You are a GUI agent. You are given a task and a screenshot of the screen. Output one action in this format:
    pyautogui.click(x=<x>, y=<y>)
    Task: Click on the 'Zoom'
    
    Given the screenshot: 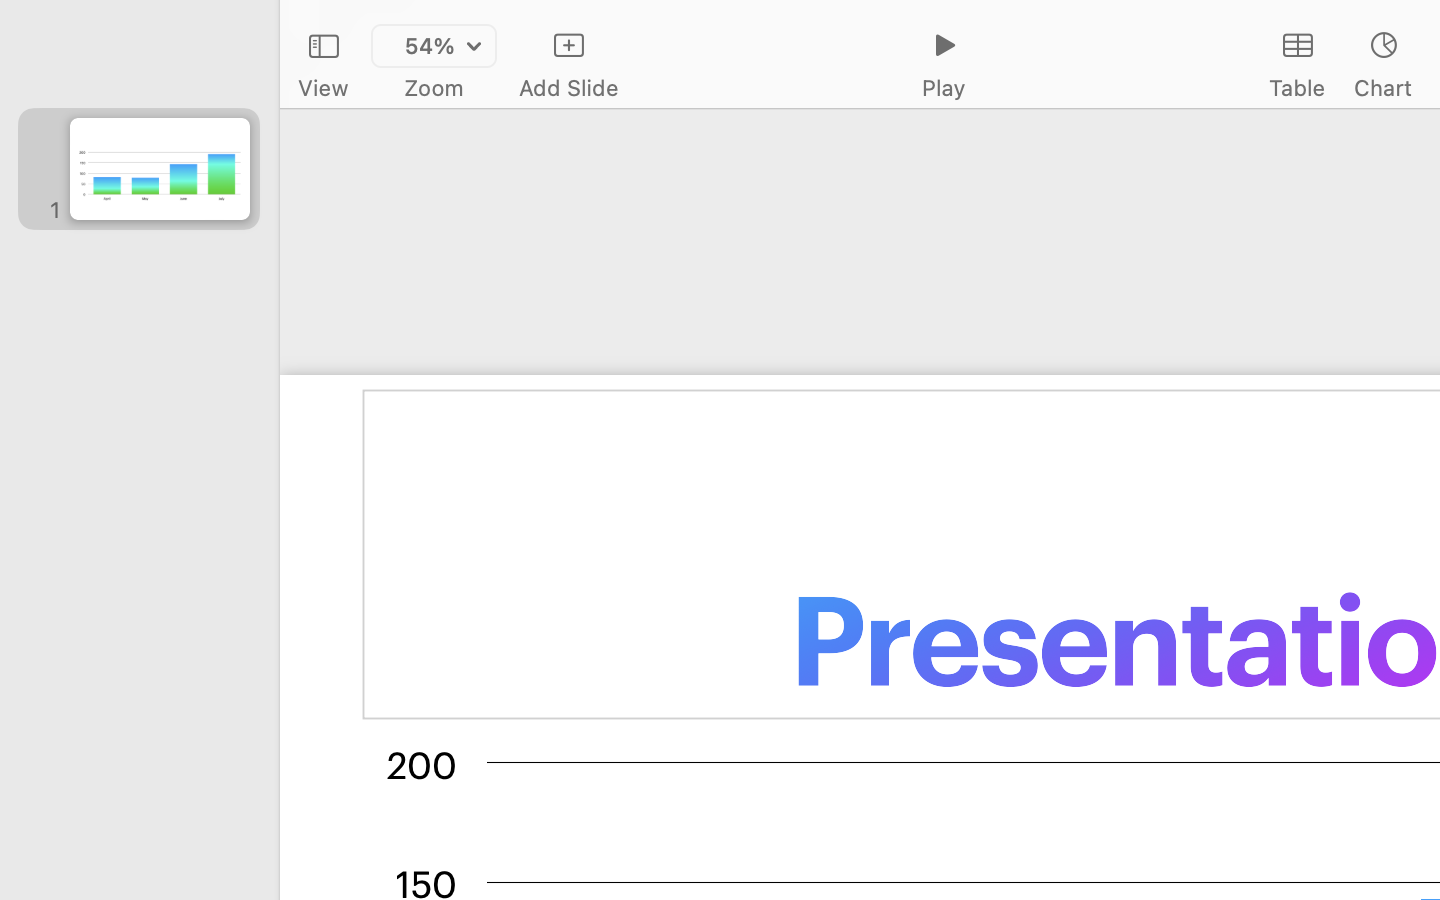 What is the action you would take?
    pyautogui.click(x=434, y=87)
    